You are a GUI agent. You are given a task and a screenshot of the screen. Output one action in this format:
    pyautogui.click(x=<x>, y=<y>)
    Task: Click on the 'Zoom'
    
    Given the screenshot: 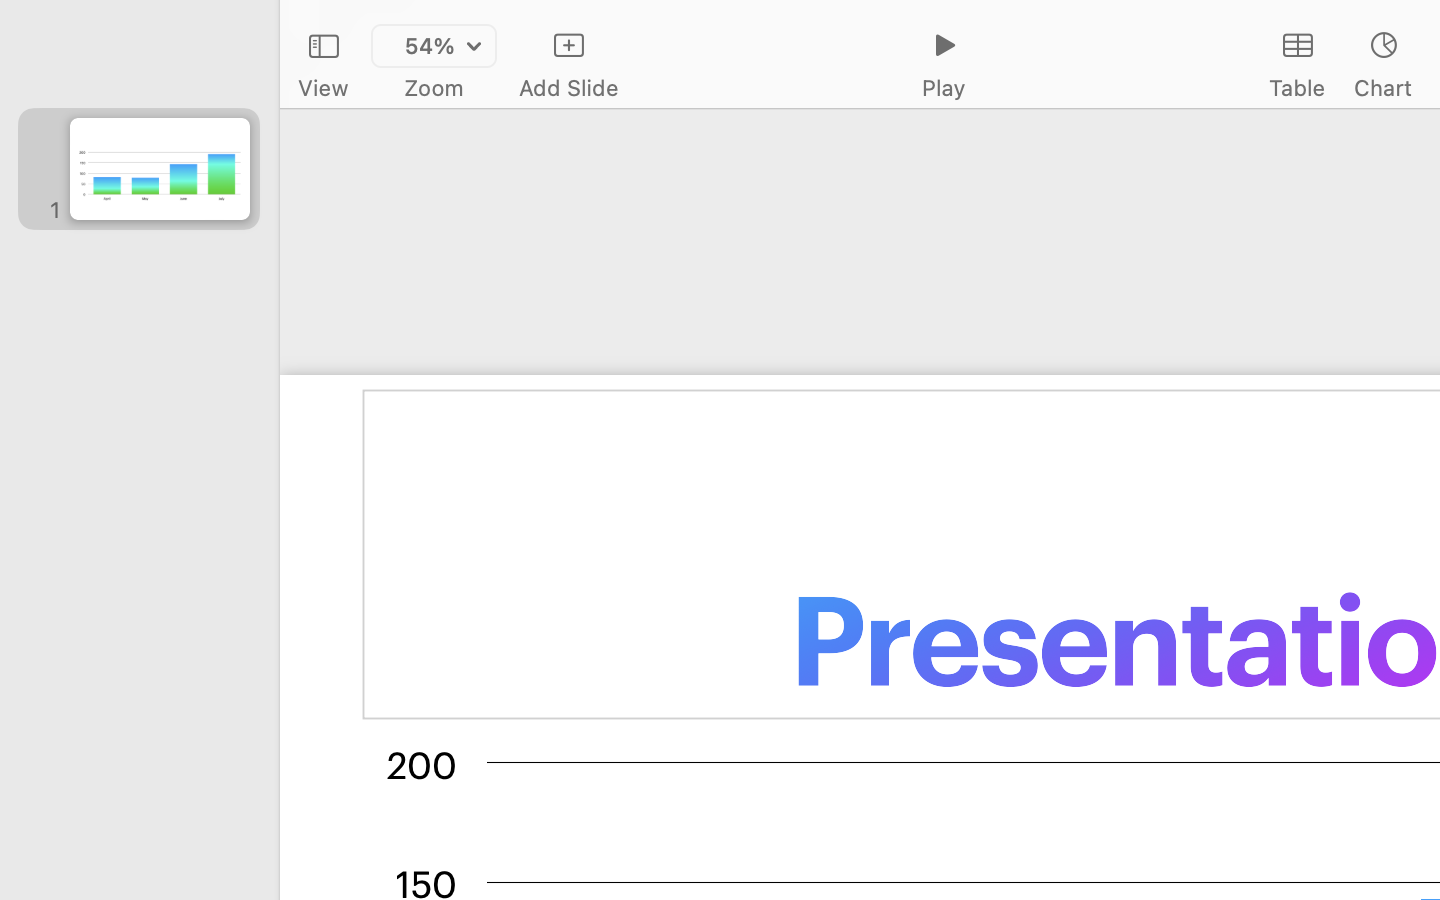 What is the action you would take?
    pyautogui.click(x=434, y=87)
    